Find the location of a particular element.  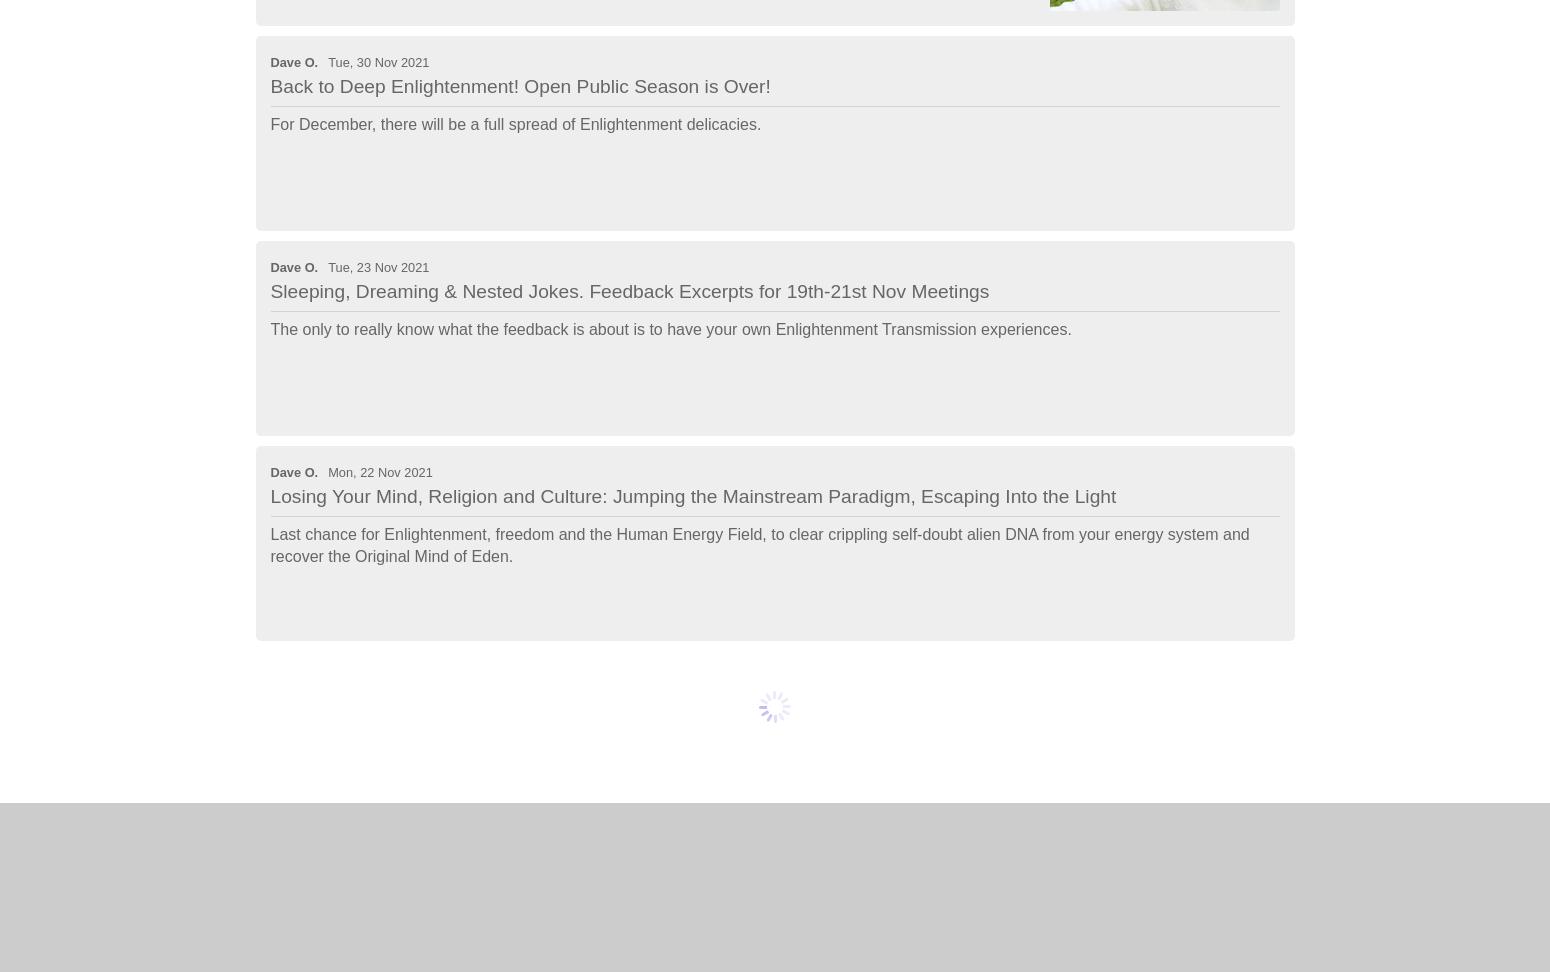

'Sleeping, Dreaming & Nested Jokes. Feedback Excerpts for 19th-21st Nov Meetings' is located at coordinates (628, 290).